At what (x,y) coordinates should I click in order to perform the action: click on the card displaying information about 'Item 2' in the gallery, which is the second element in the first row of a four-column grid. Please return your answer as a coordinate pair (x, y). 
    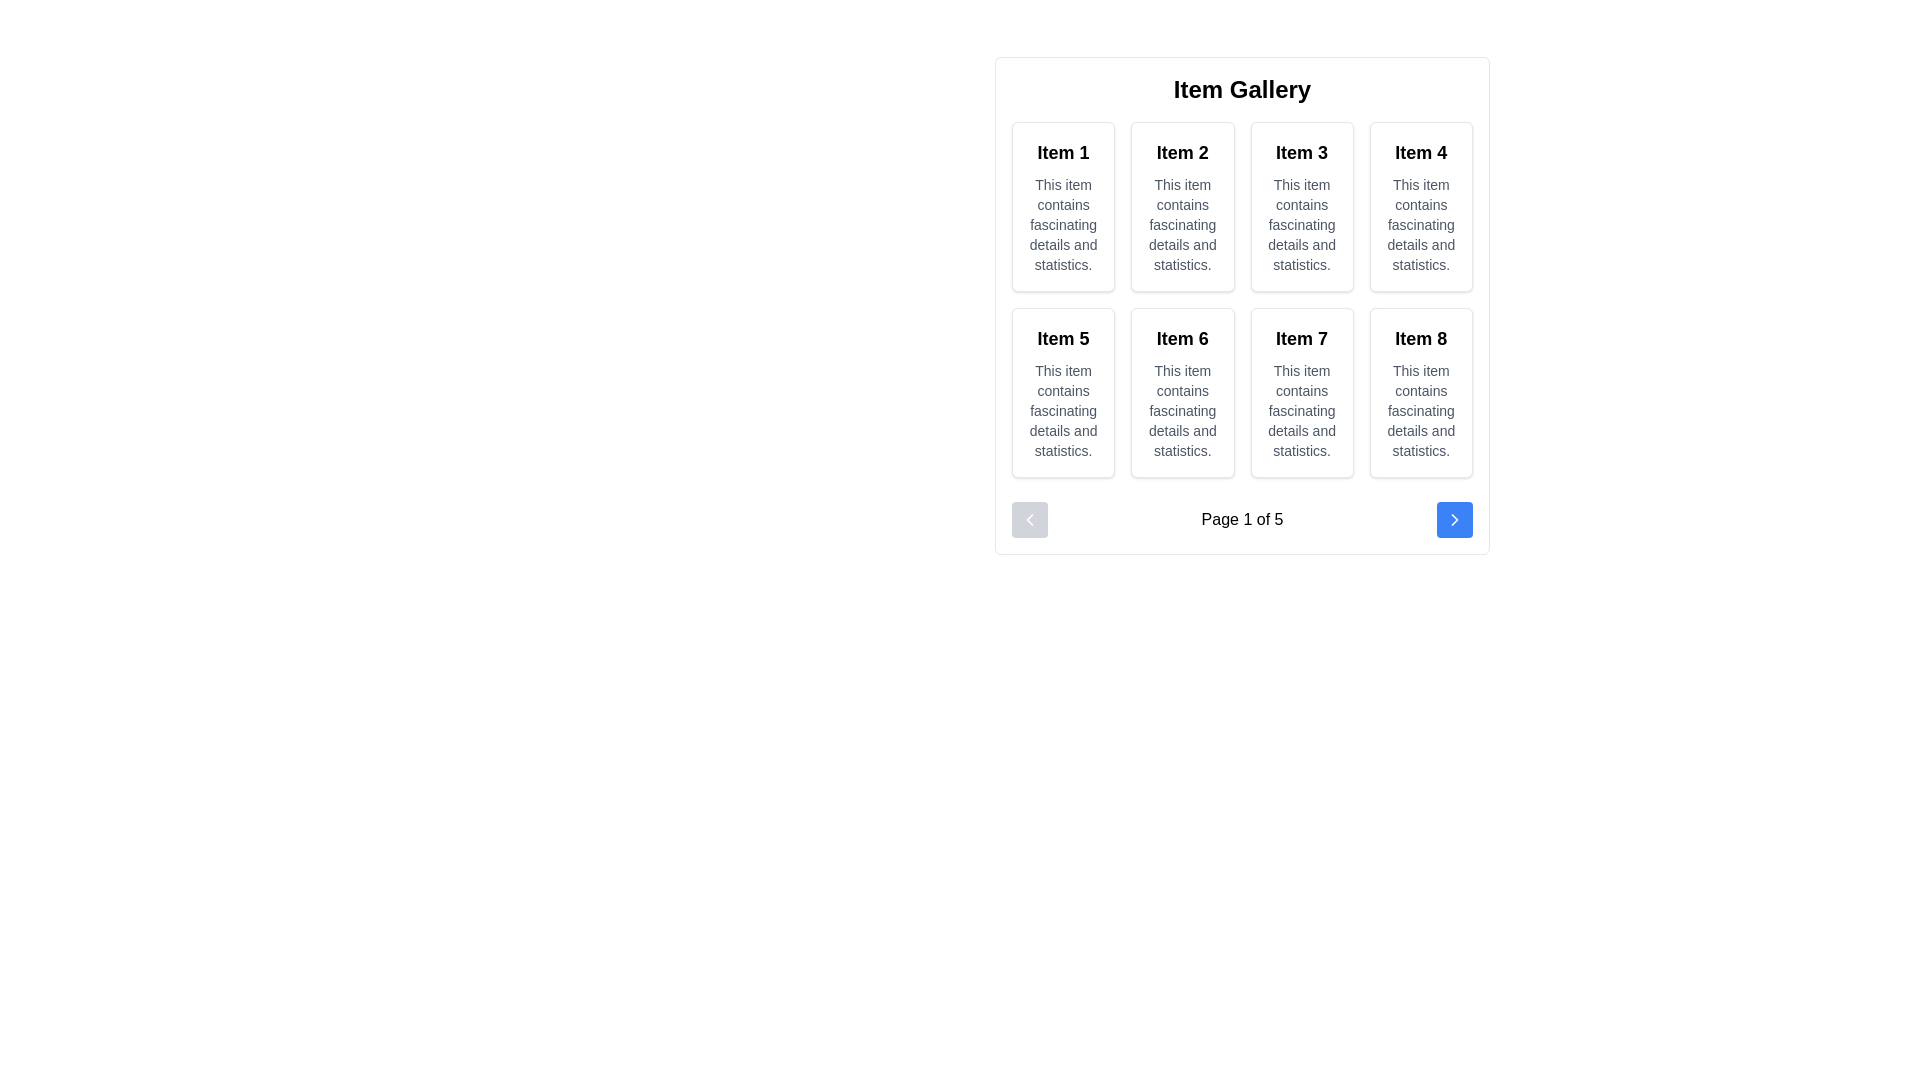
    Looking at the image, I should click on (1182, 207).